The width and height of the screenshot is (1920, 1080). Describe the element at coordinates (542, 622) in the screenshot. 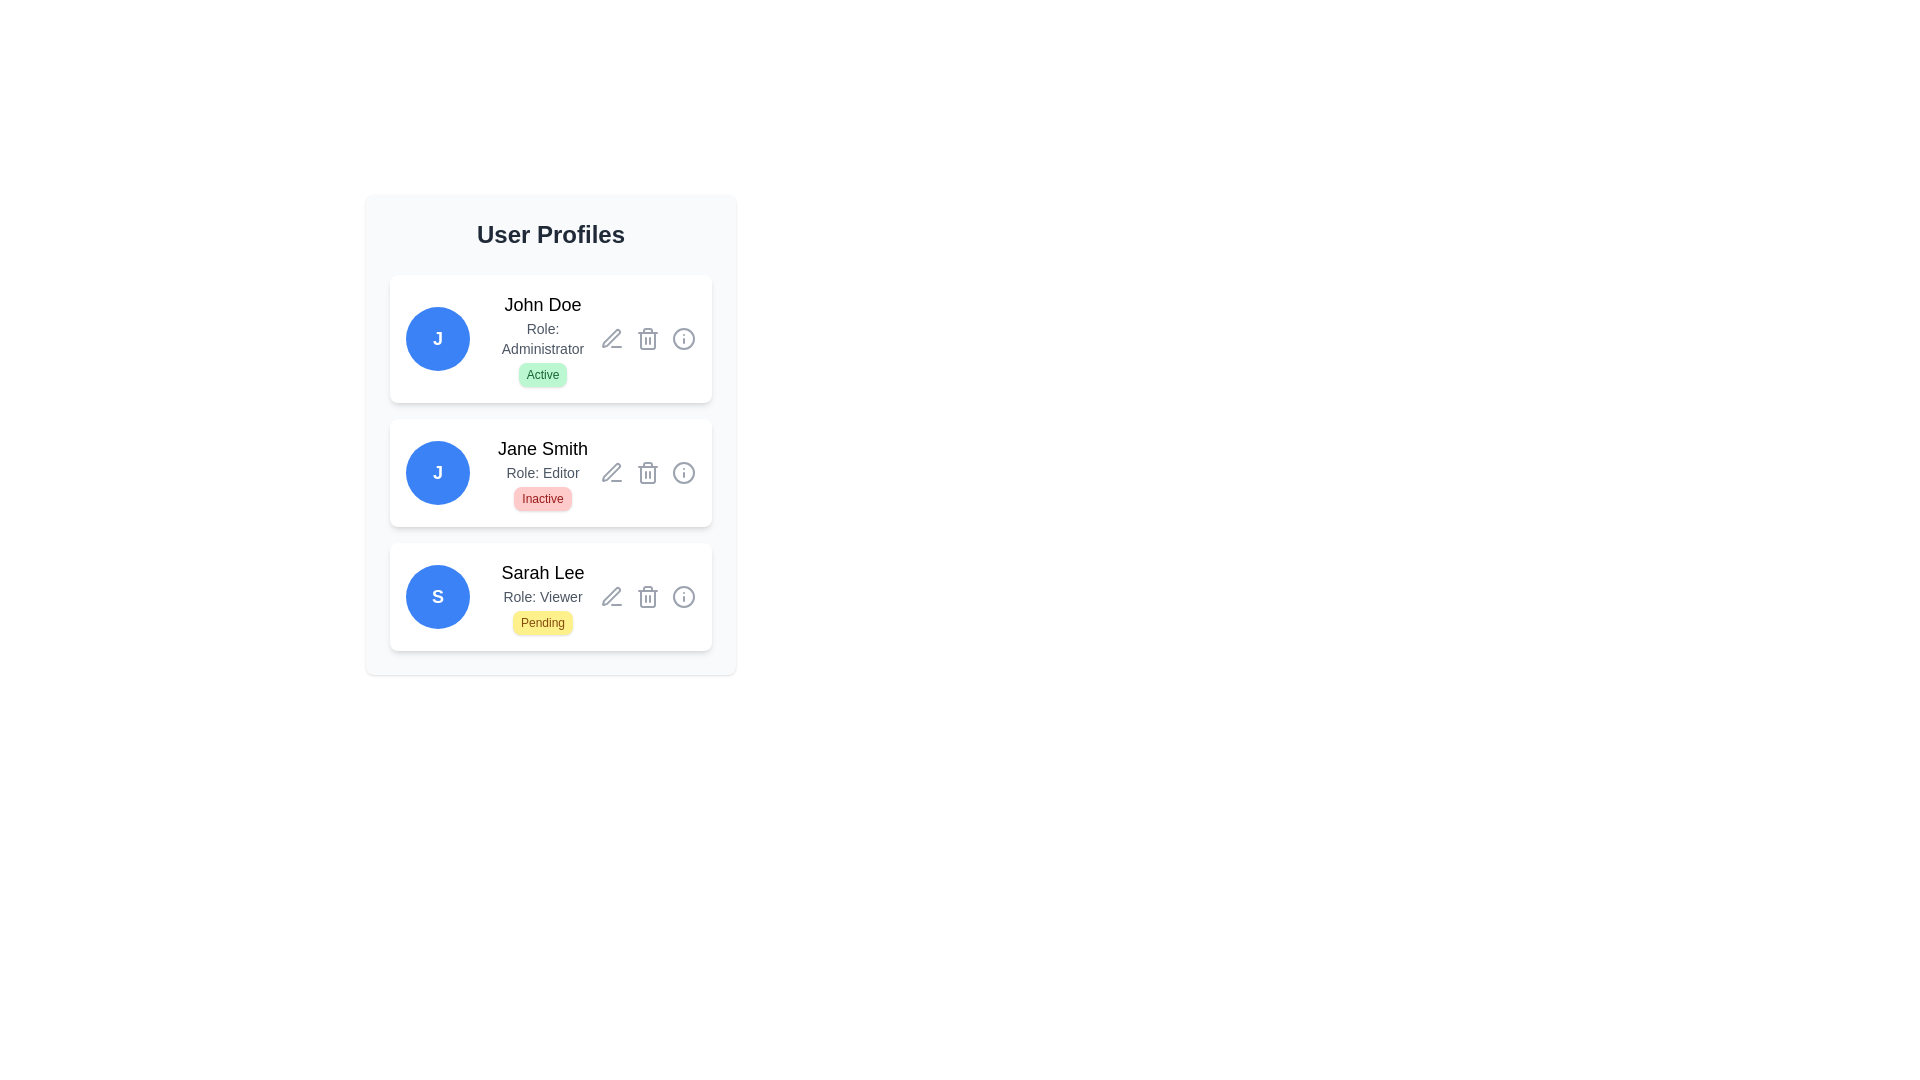

I see `the Status label displaying 'Pending' for user 'Sarah Lee', located in the third card of user profiles` at that location.